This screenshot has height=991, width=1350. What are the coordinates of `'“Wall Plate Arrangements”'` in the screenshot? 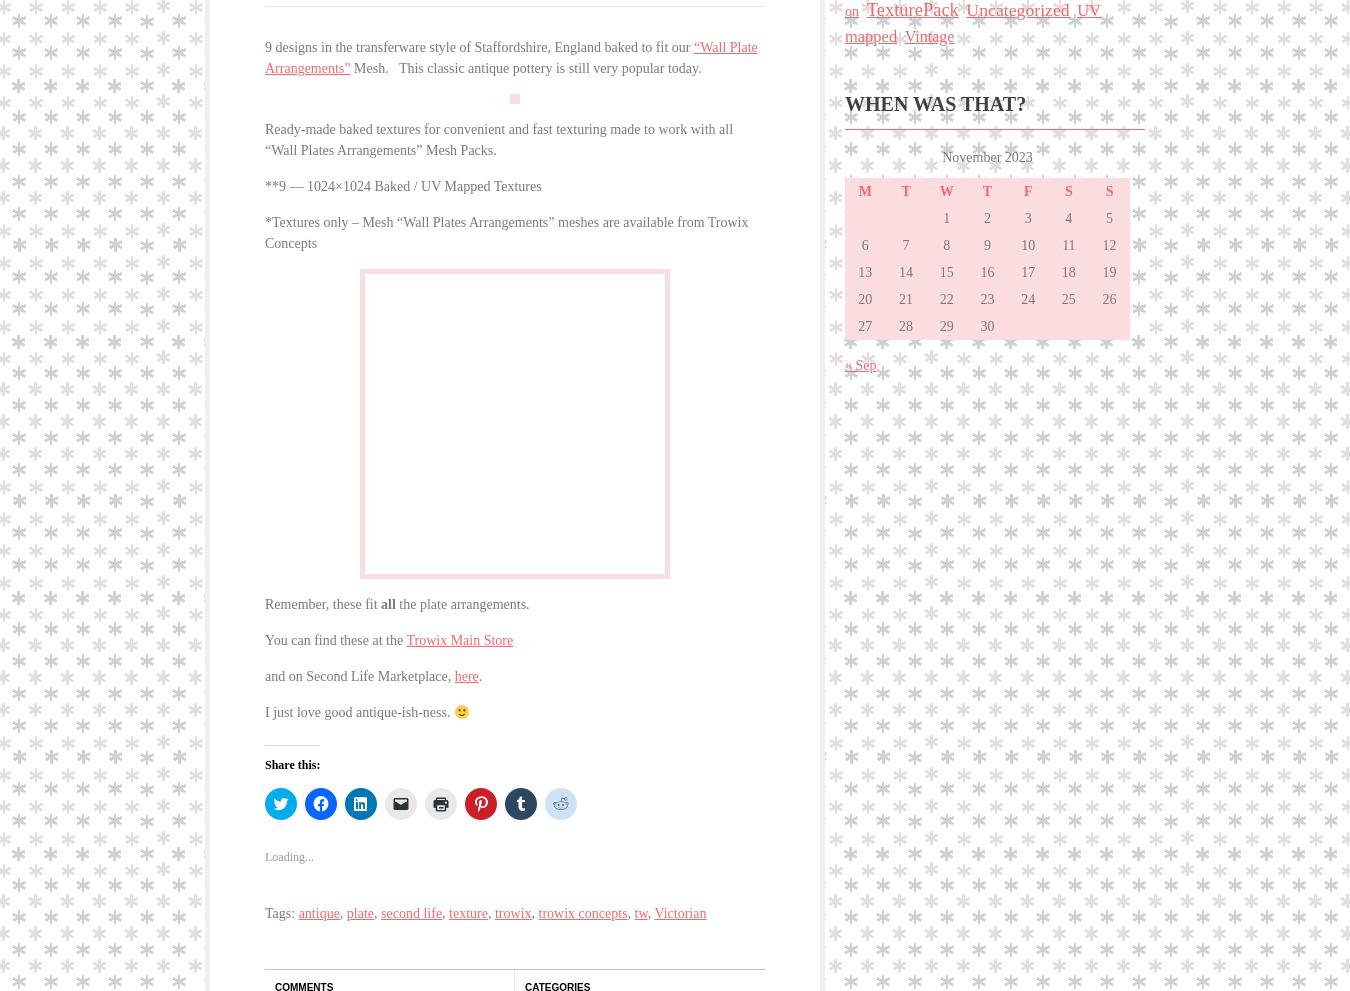 It's located at (509, 53).